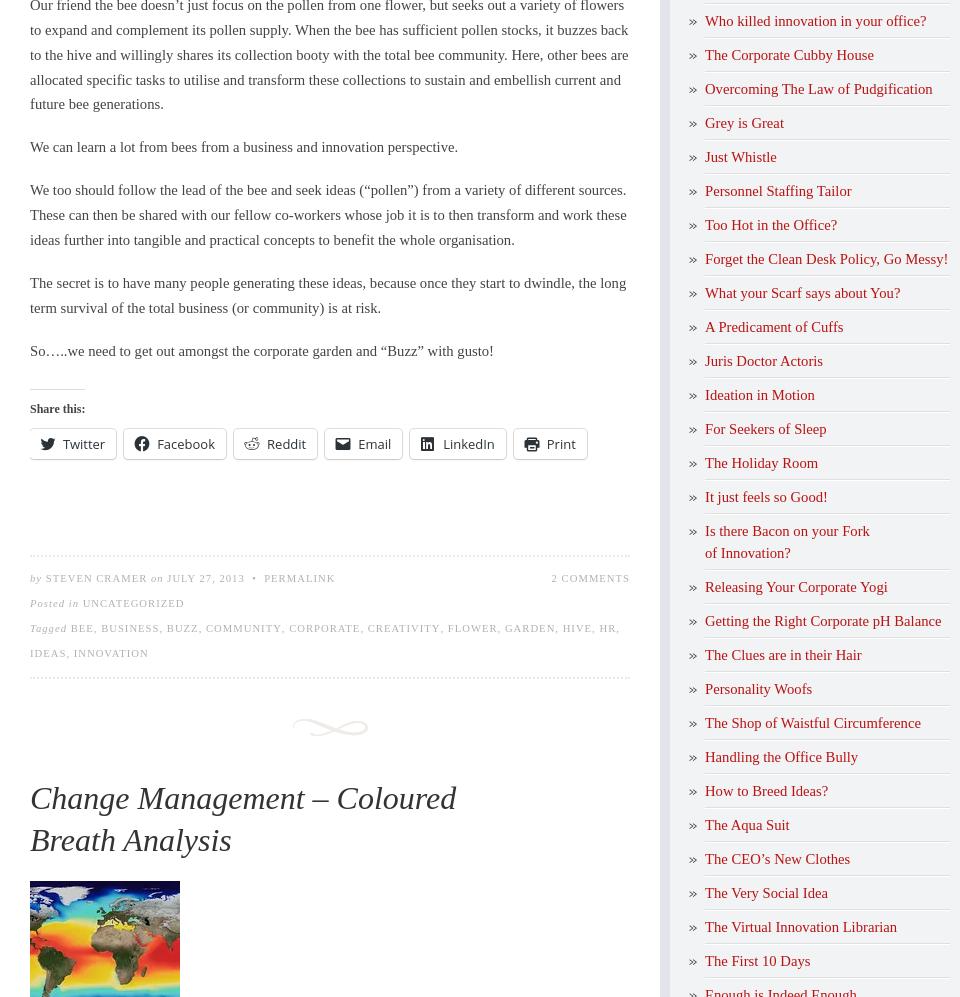  I want to click on 'What your Scarf says about You?', so click(802, 292).